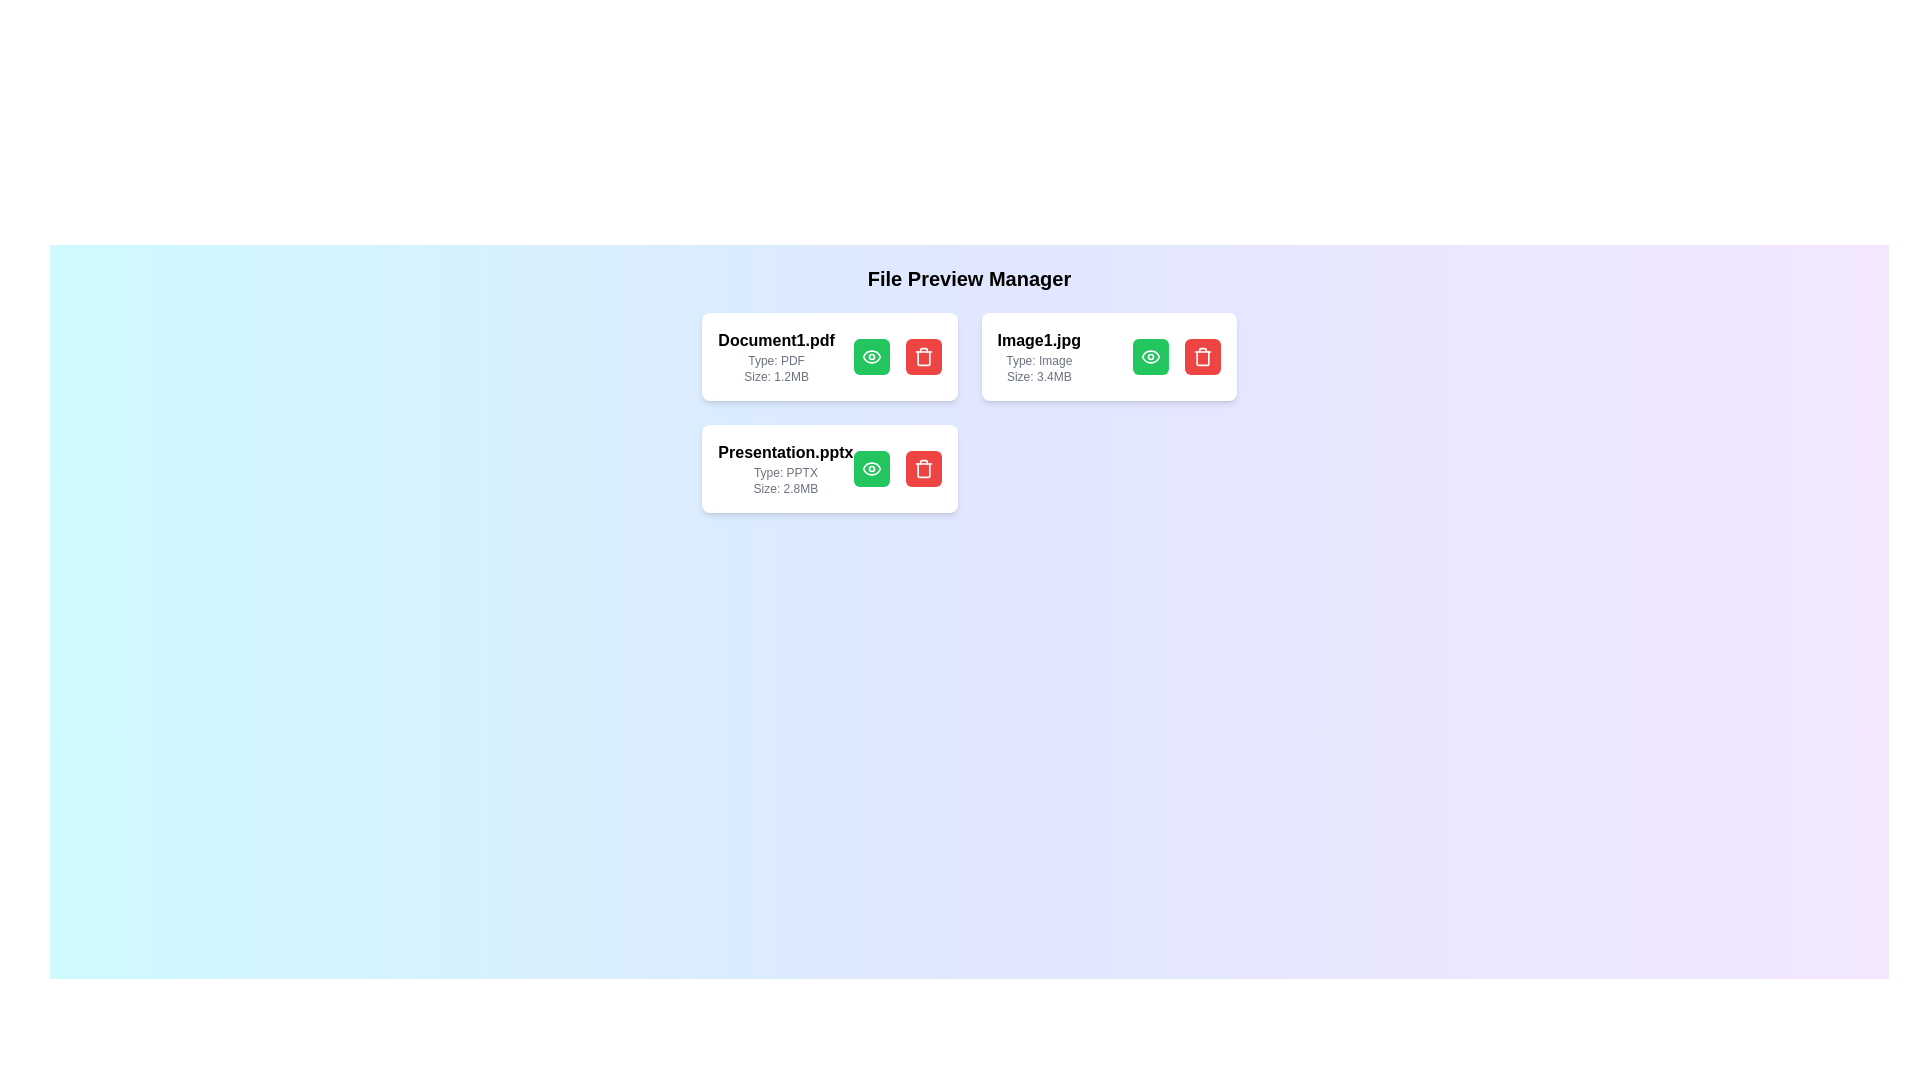 The width and height of the screenshot is (1920, 1080). What do you see at coordinates (1150, 356) in the screenshot?
I see `the green button with a white eye-shaped icon` at bounding box center [1150, 356].